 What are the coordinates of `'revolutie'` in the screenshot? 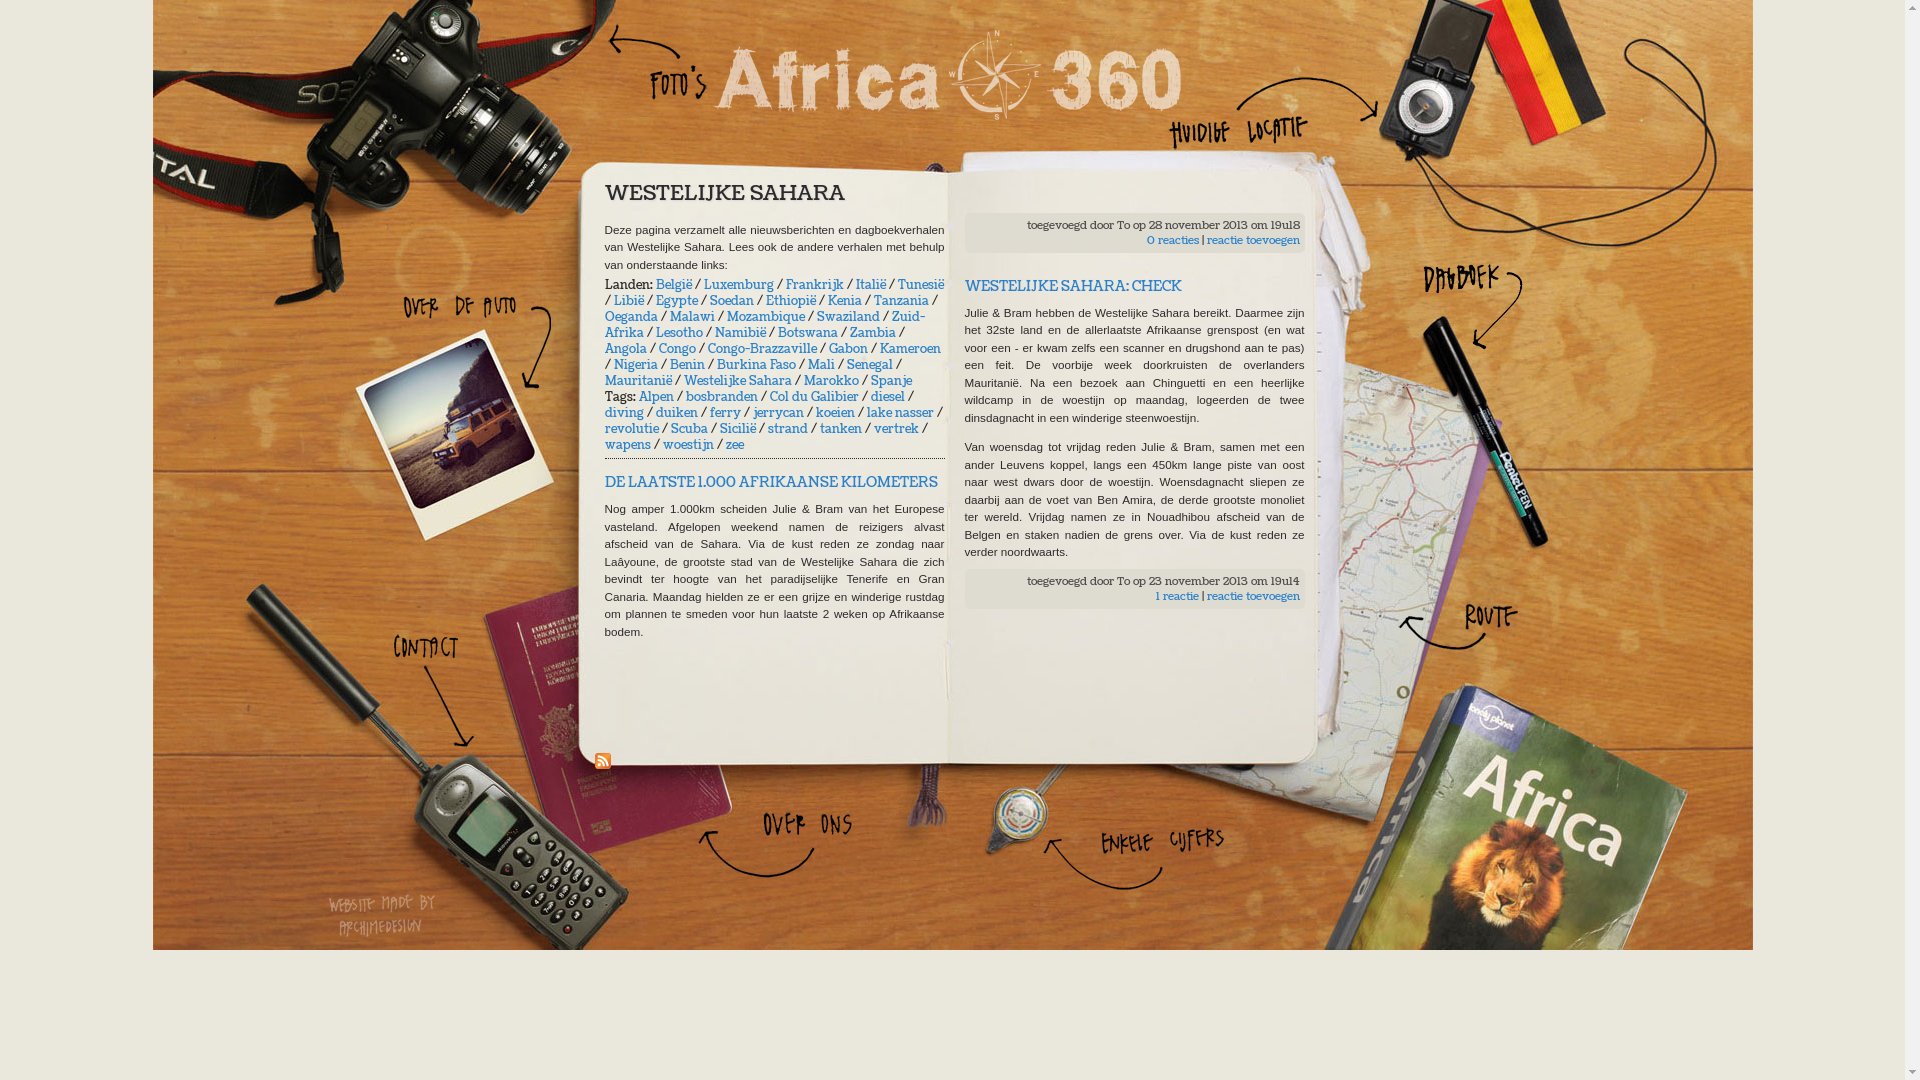 It's located at (629, 427).